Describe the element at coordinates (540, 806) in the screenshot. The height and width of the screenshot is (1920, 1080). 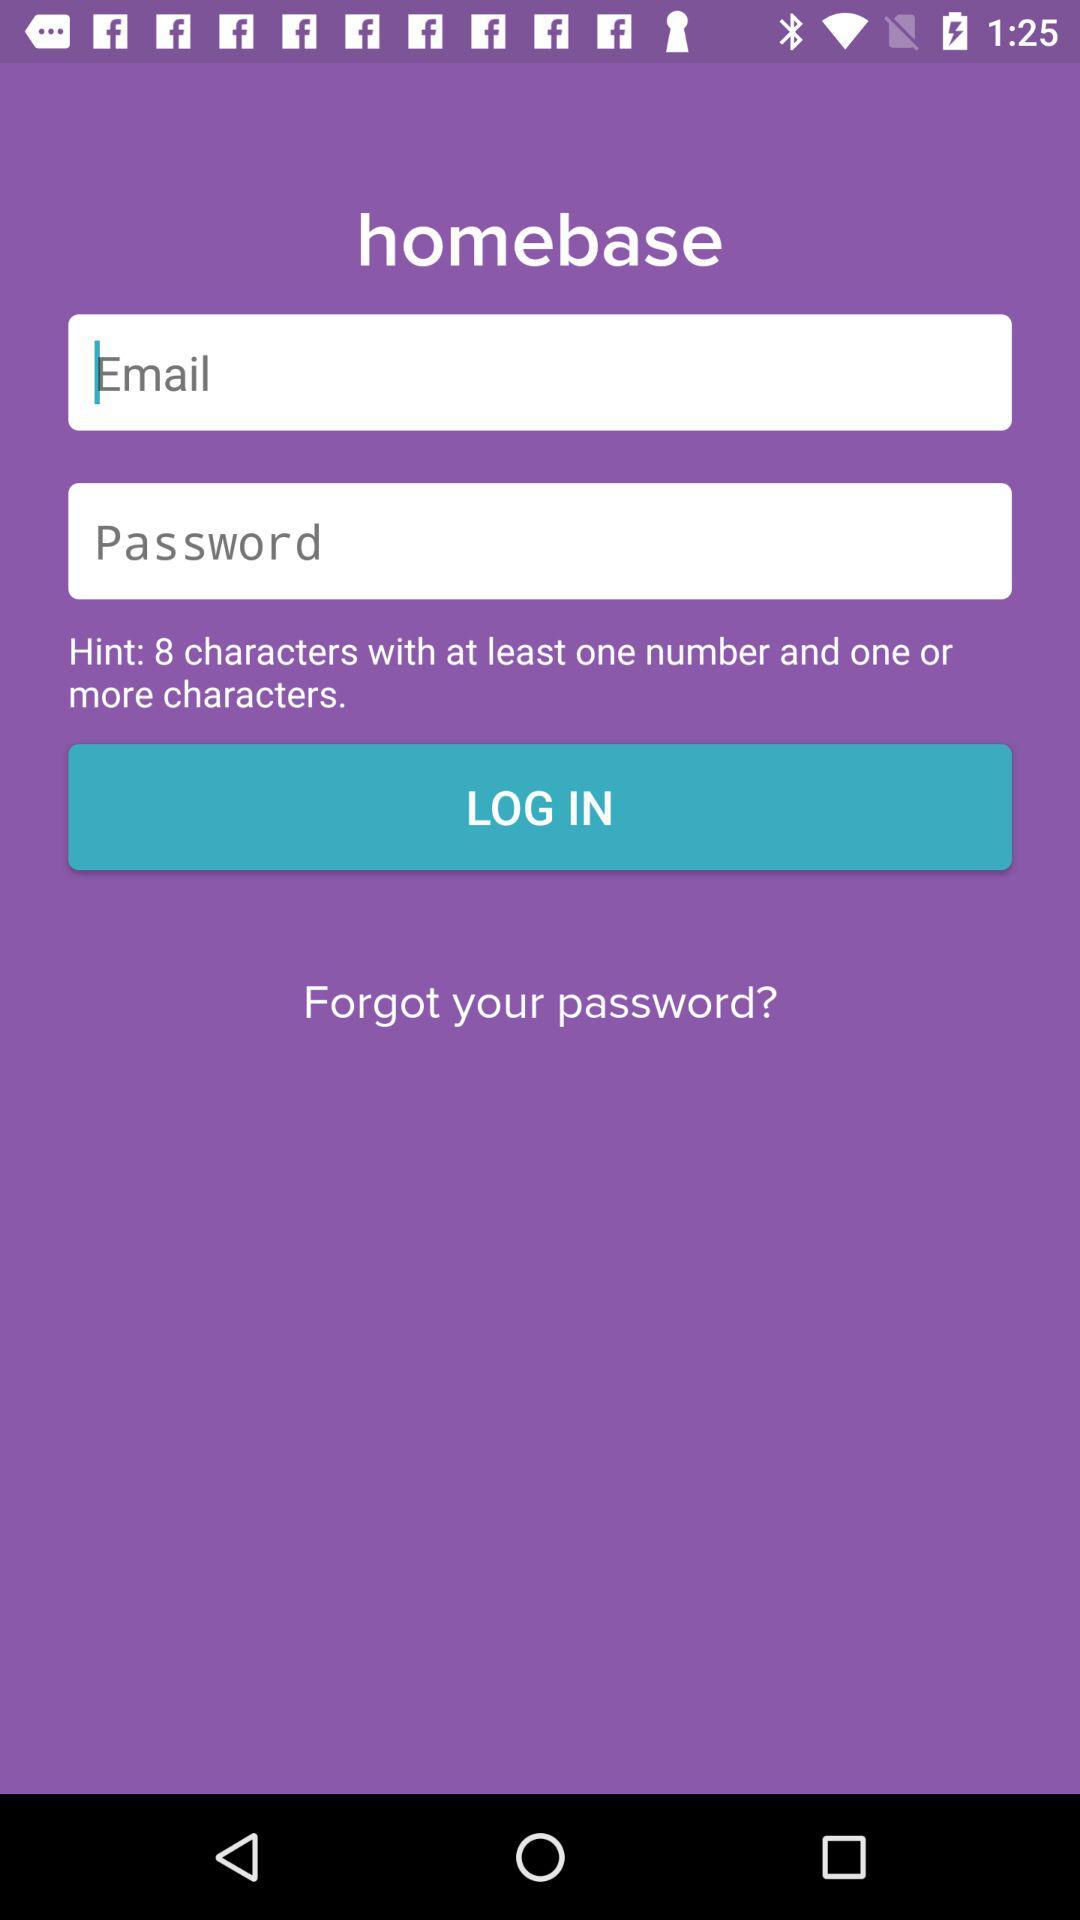
I see `icon above the forgot your password? icon` at that location.